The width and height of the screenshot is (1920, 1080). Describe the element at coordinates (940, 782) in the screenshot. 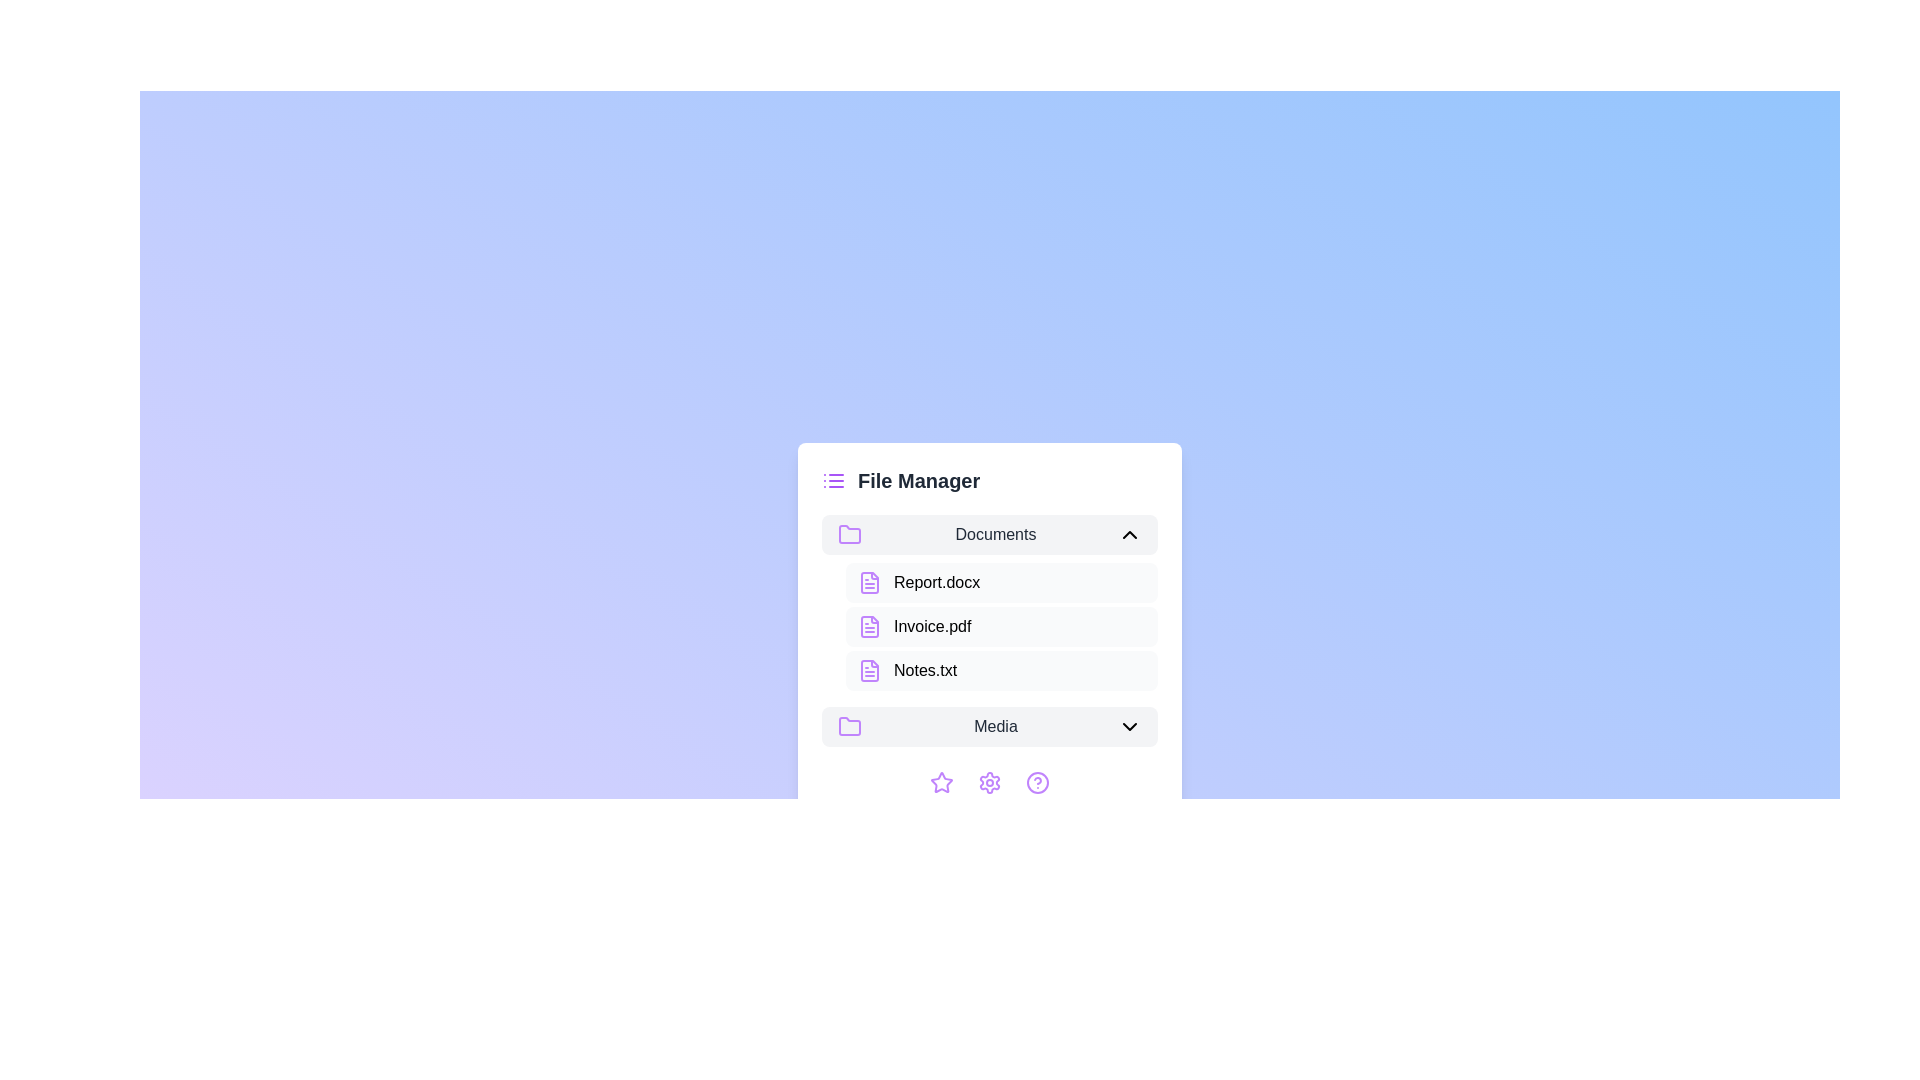

I see `the footer option Star to access its functionality` at that location.